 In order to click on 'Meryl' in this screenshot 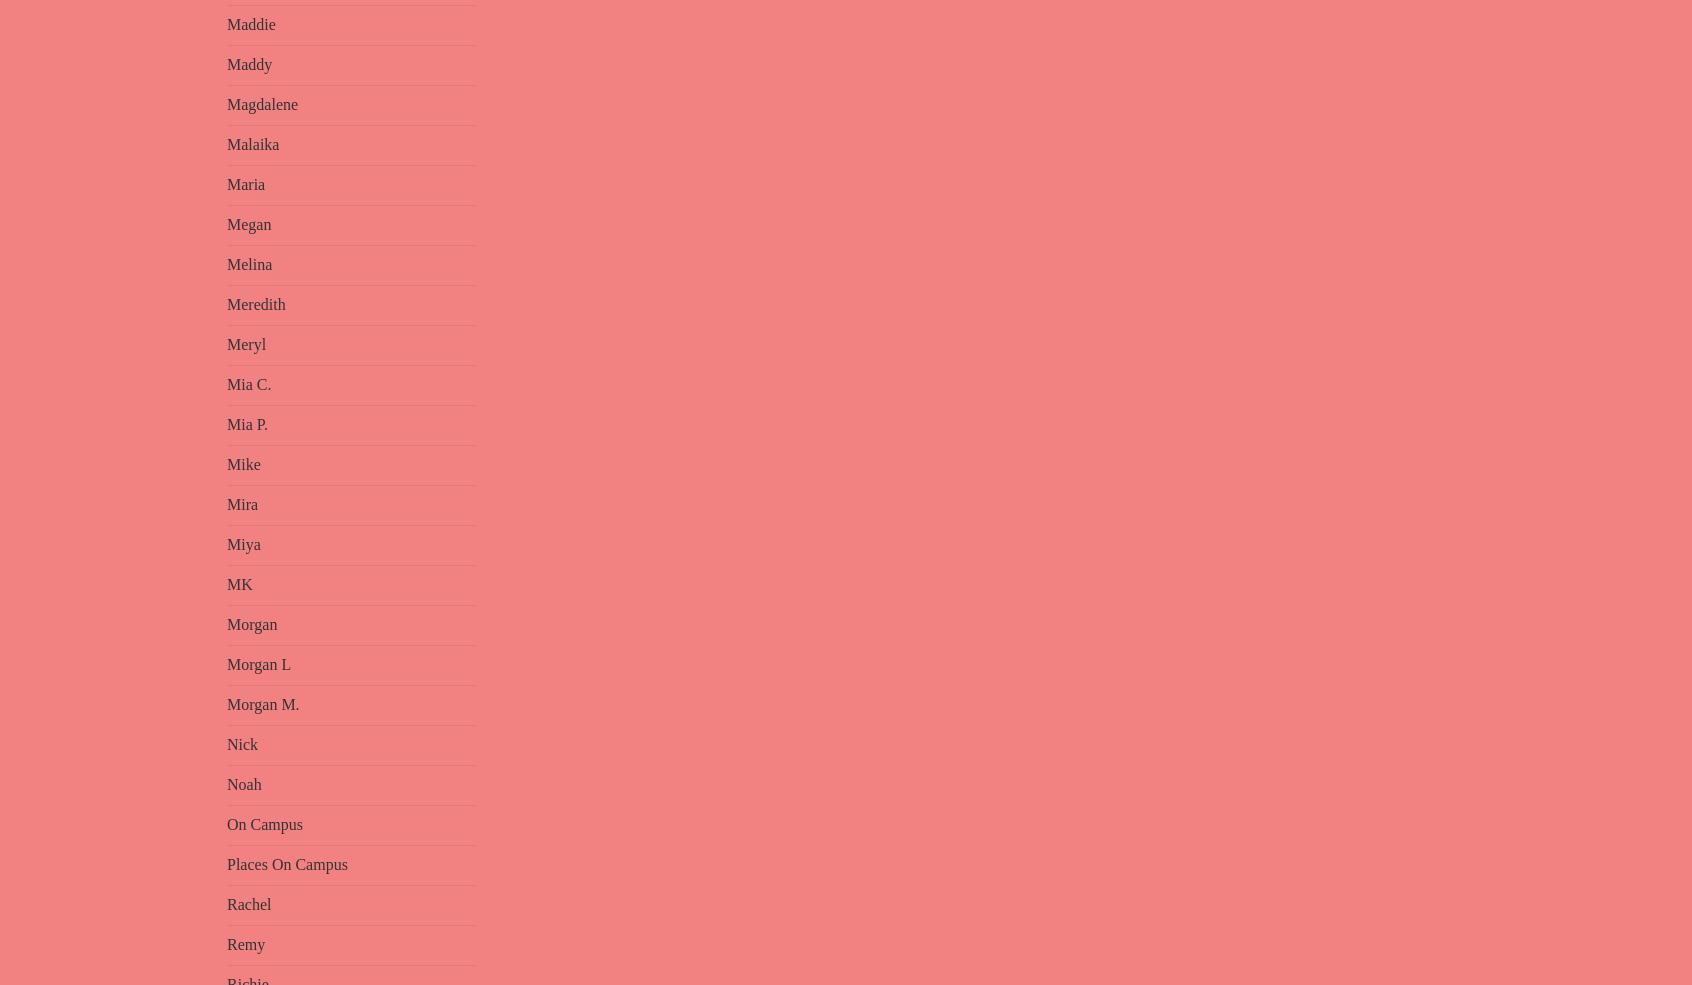, I will do `click(246, 344)`.